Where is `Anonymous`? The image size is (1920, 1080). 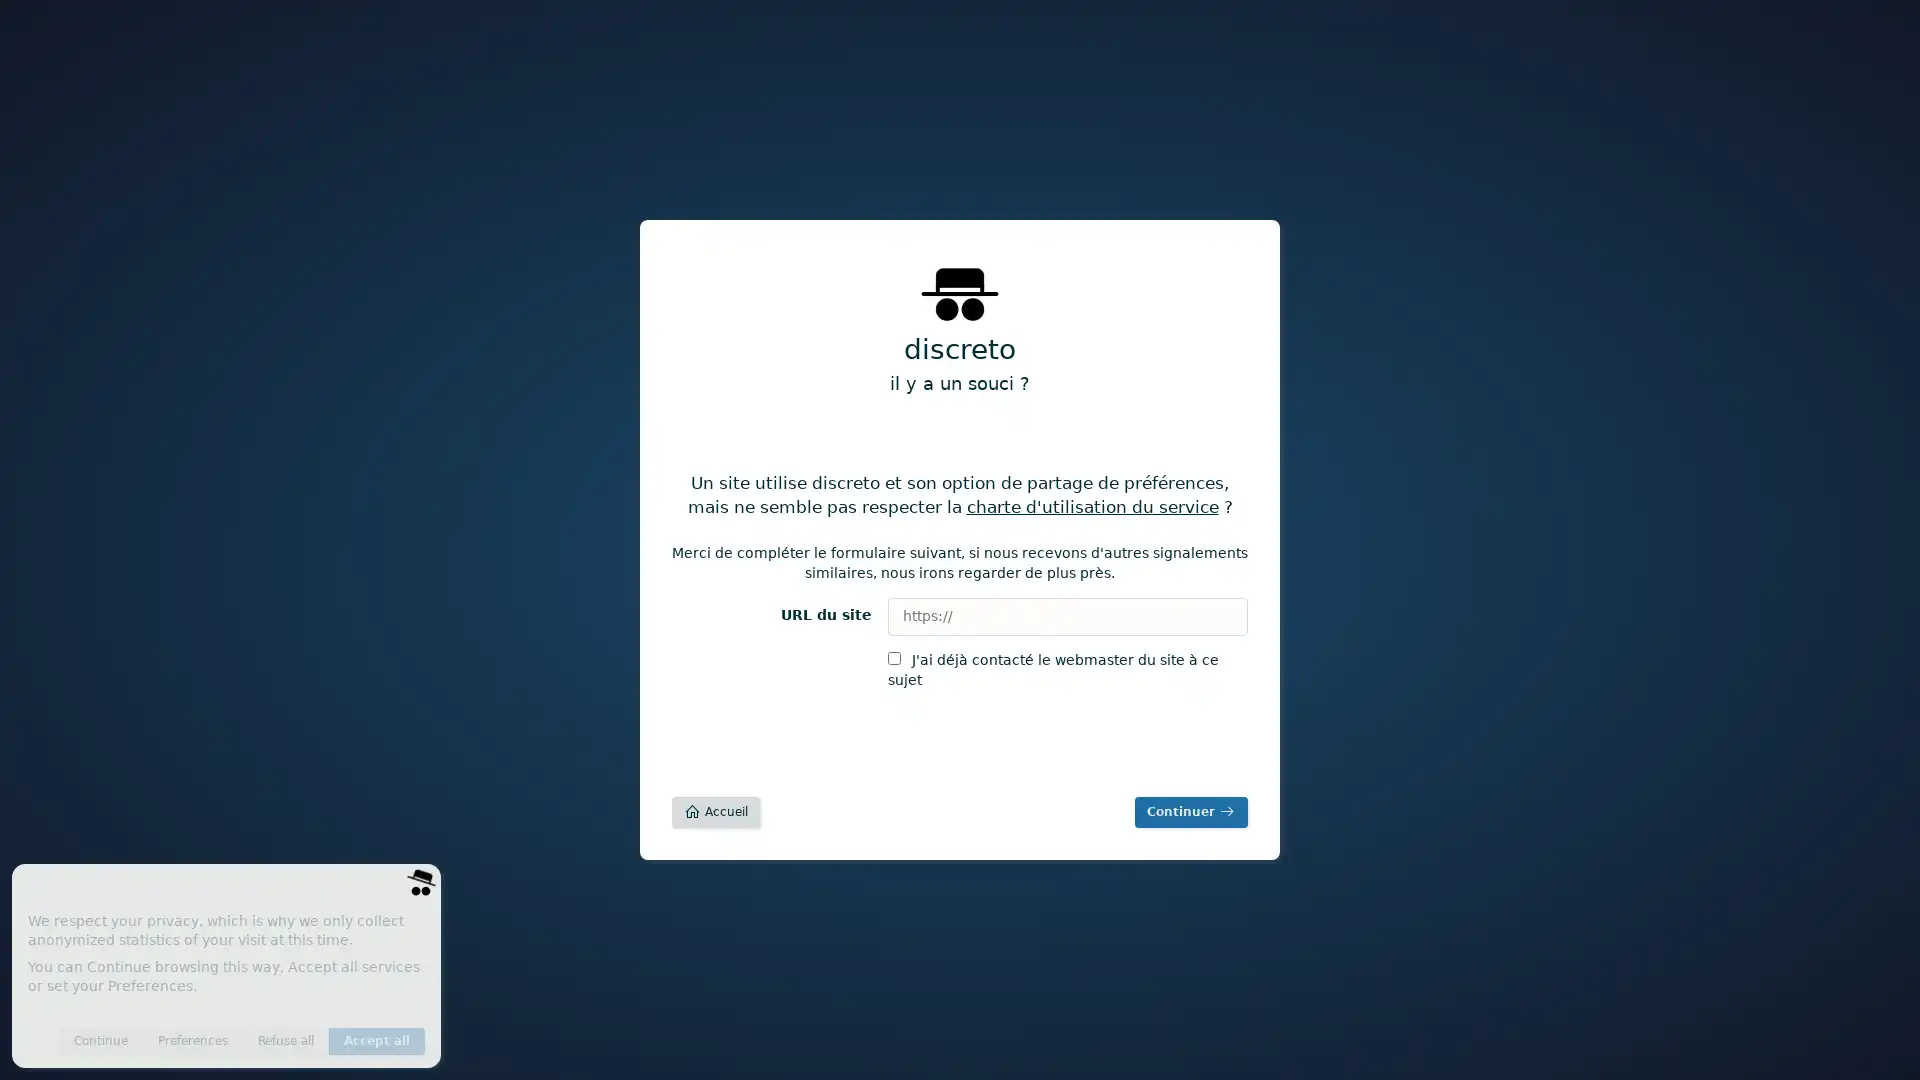 Anonymous is located at coordinates (232, 1048).